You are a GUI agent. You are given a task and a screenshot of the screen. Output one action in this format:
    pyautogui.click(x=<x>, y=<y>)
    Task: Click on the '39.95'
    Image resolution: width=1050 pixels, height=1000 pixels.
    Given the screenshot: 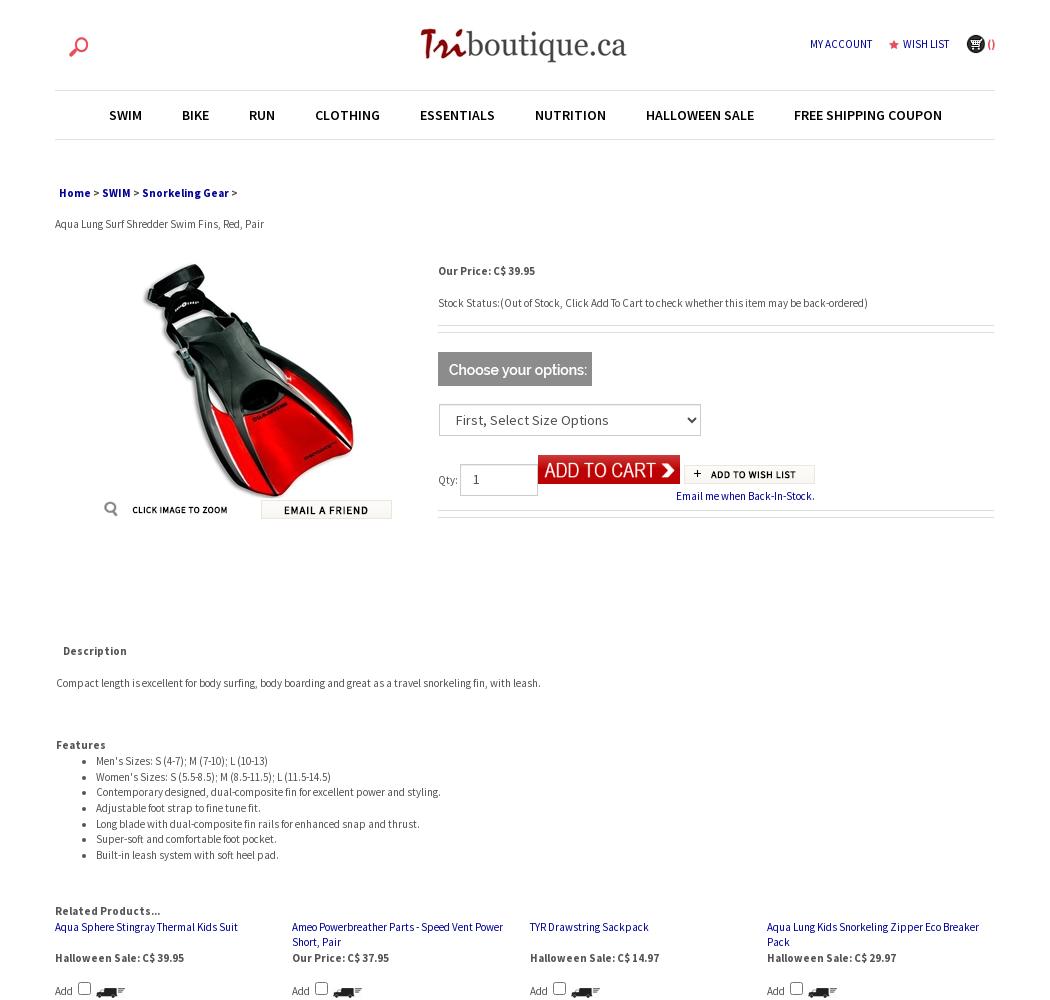 What is the action you would take?
    pyautogui.click(x=520, y=271)
    